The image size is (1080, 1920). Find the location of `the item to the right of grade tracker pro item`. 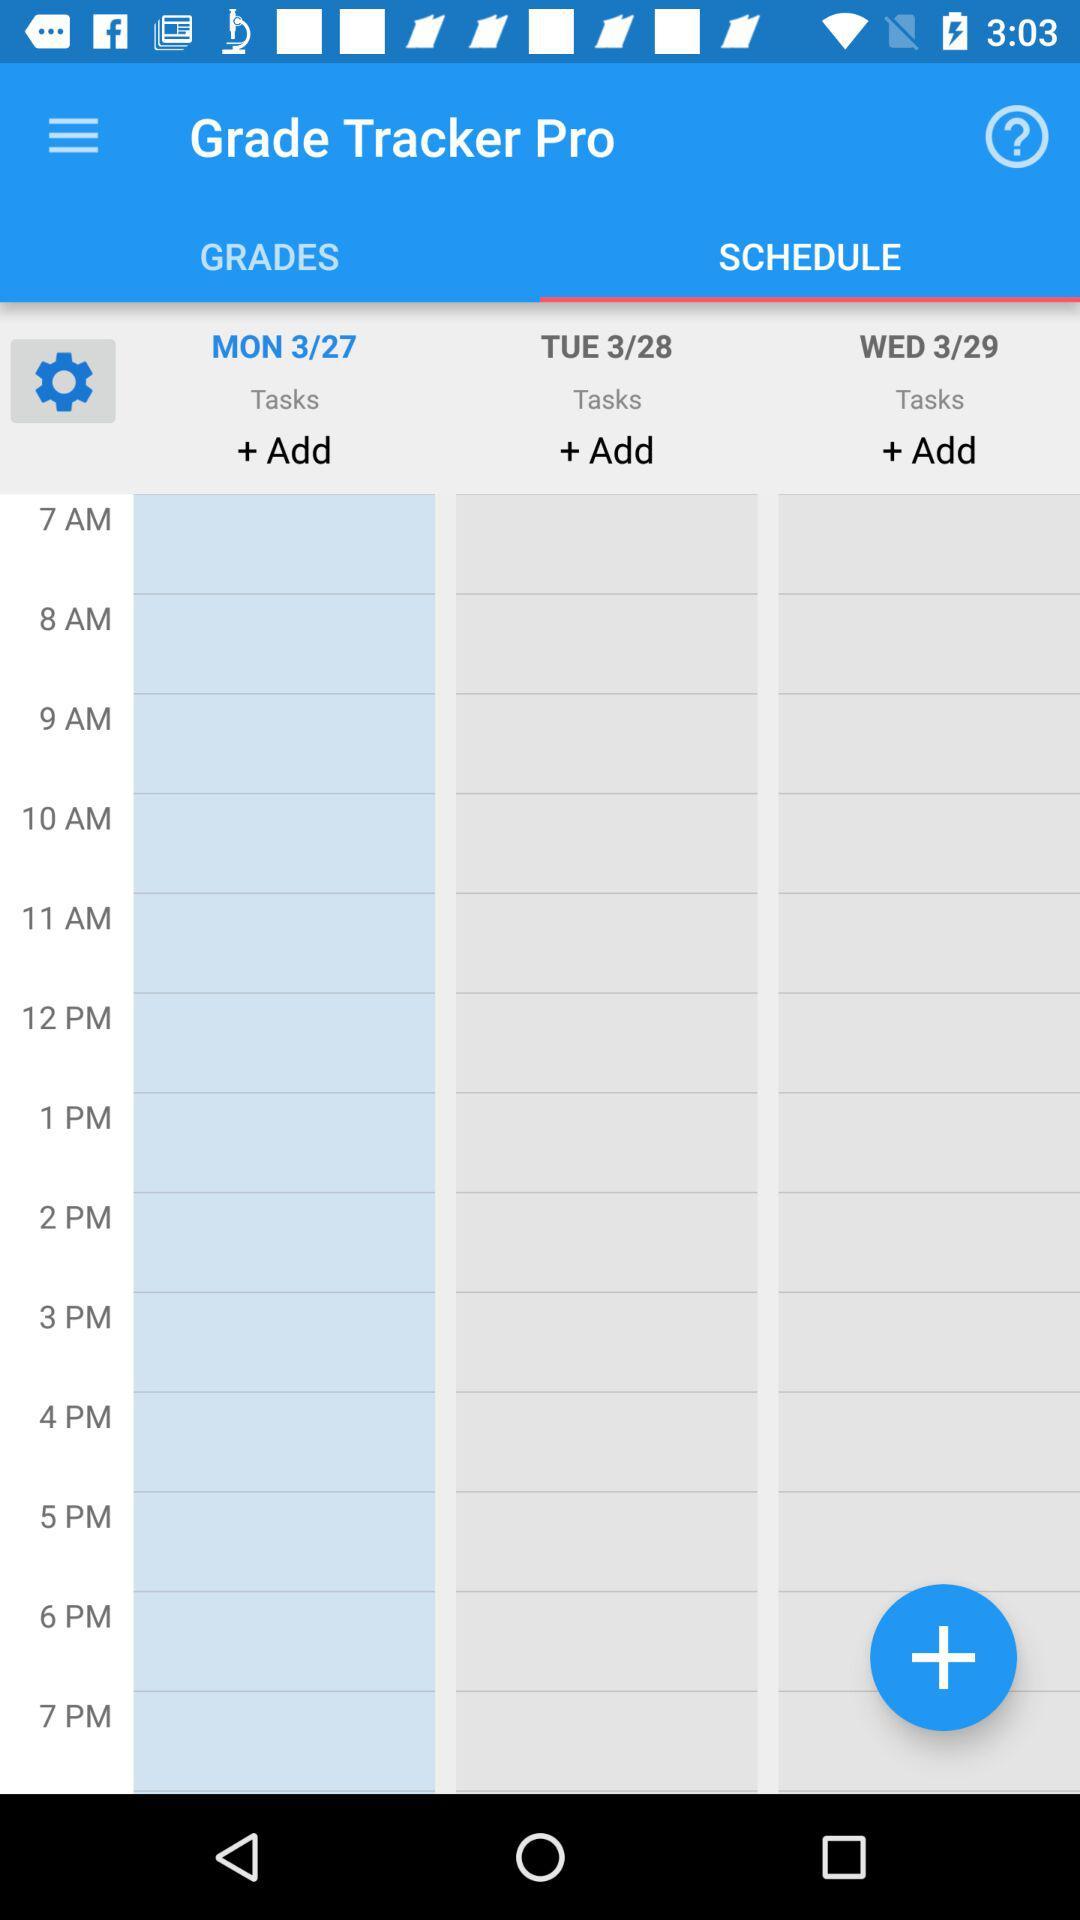

the item to the right of grade tracker pro item is located at coordinates (1017, 135).